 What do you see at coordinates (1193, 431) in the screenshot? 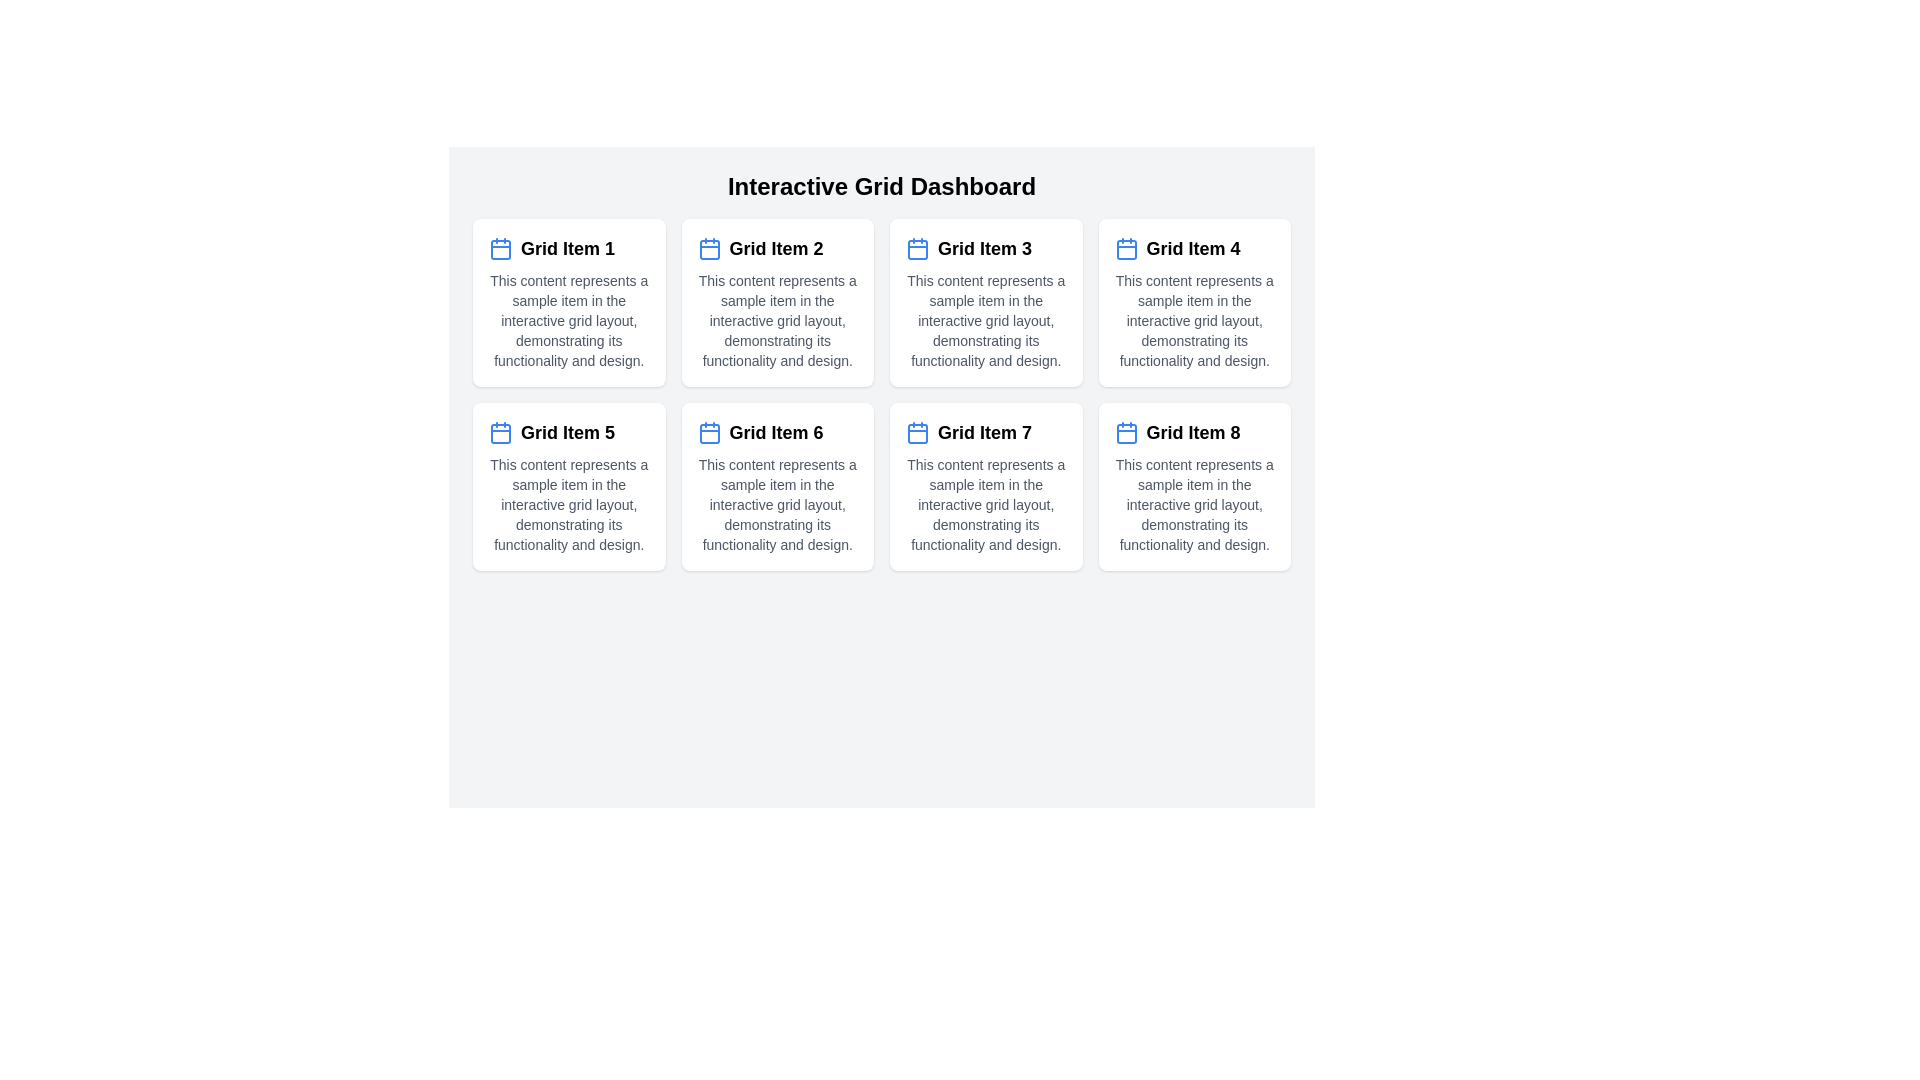
I see `the text label that reads 'Grid Item 8', which is styled in bold and larger font, located in the bottom row and fourth column of the grid layout` at bounding box center [1193, 431].